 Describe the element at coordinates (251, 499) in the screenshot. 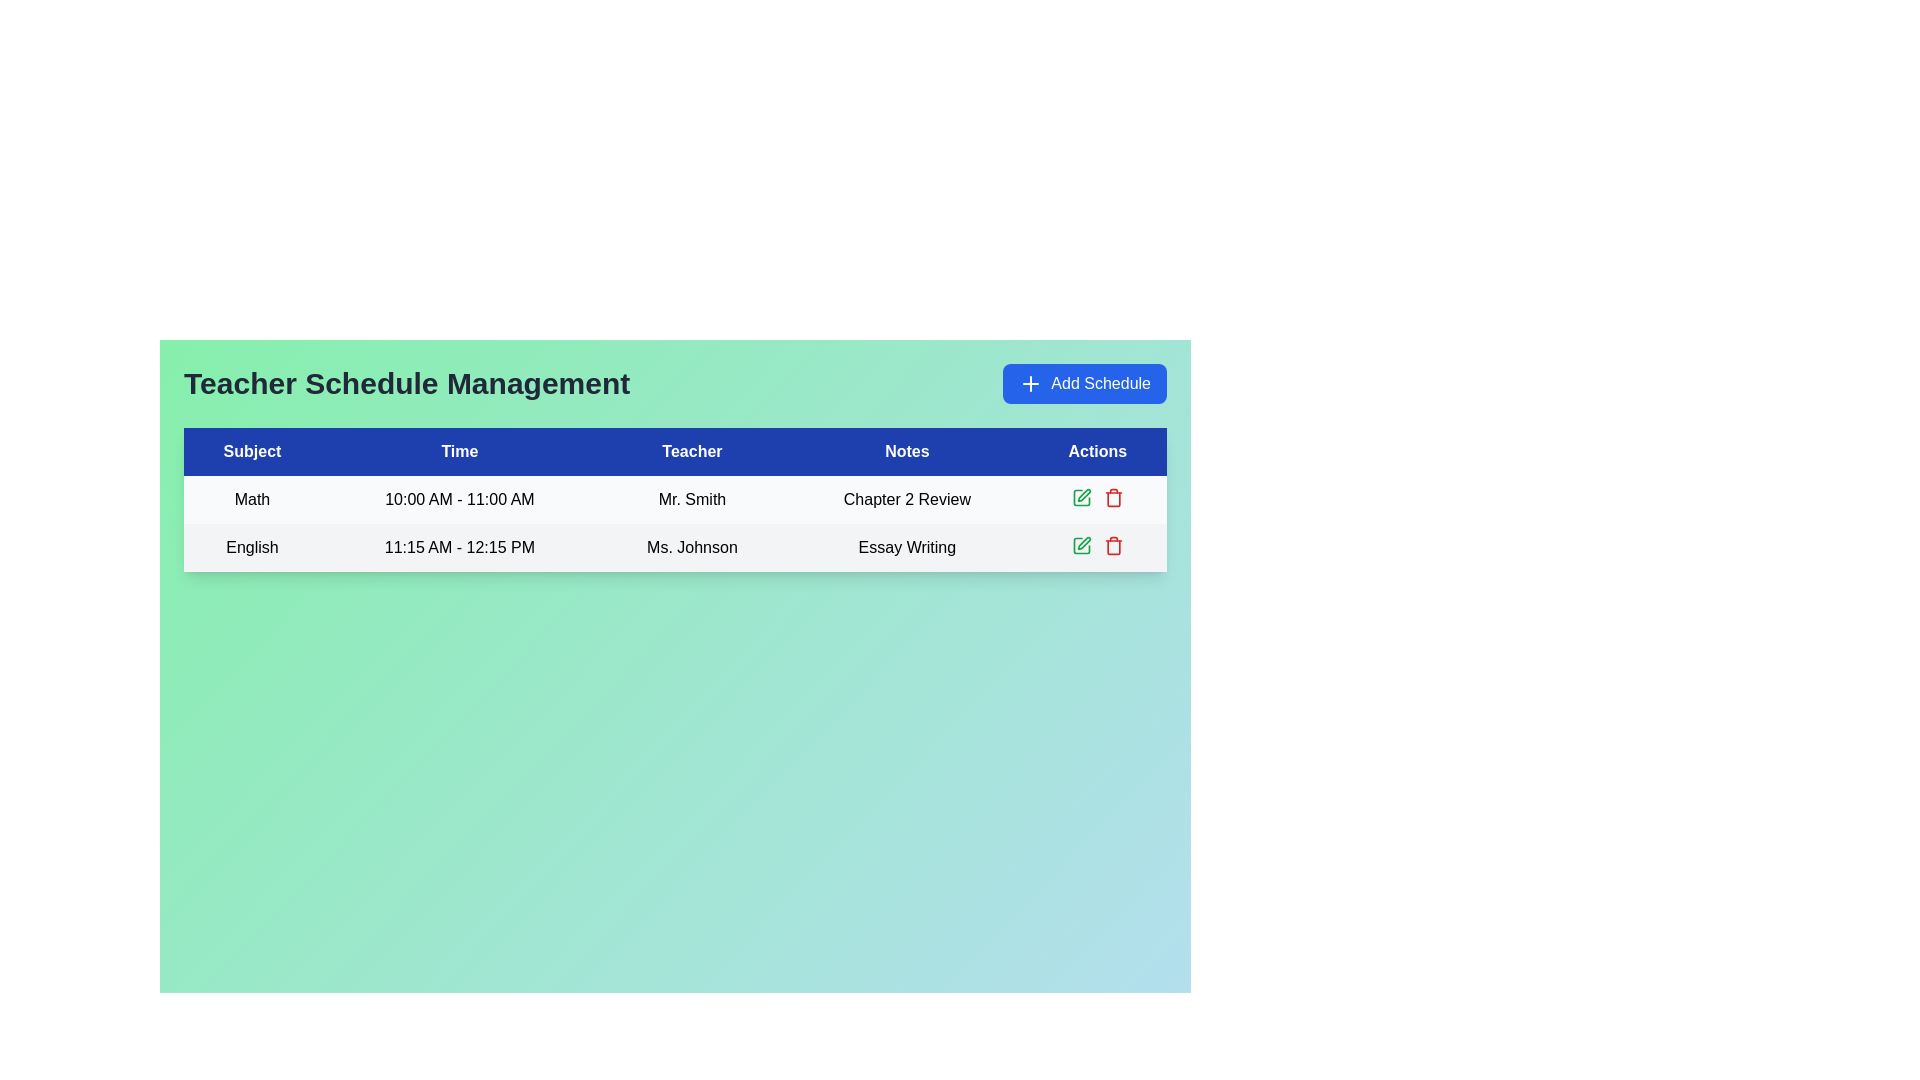

I see `the static text label indicating the subject of the schedule entry, which is 'Math', located in the first column of the table under the header 'Subject'` at that location.